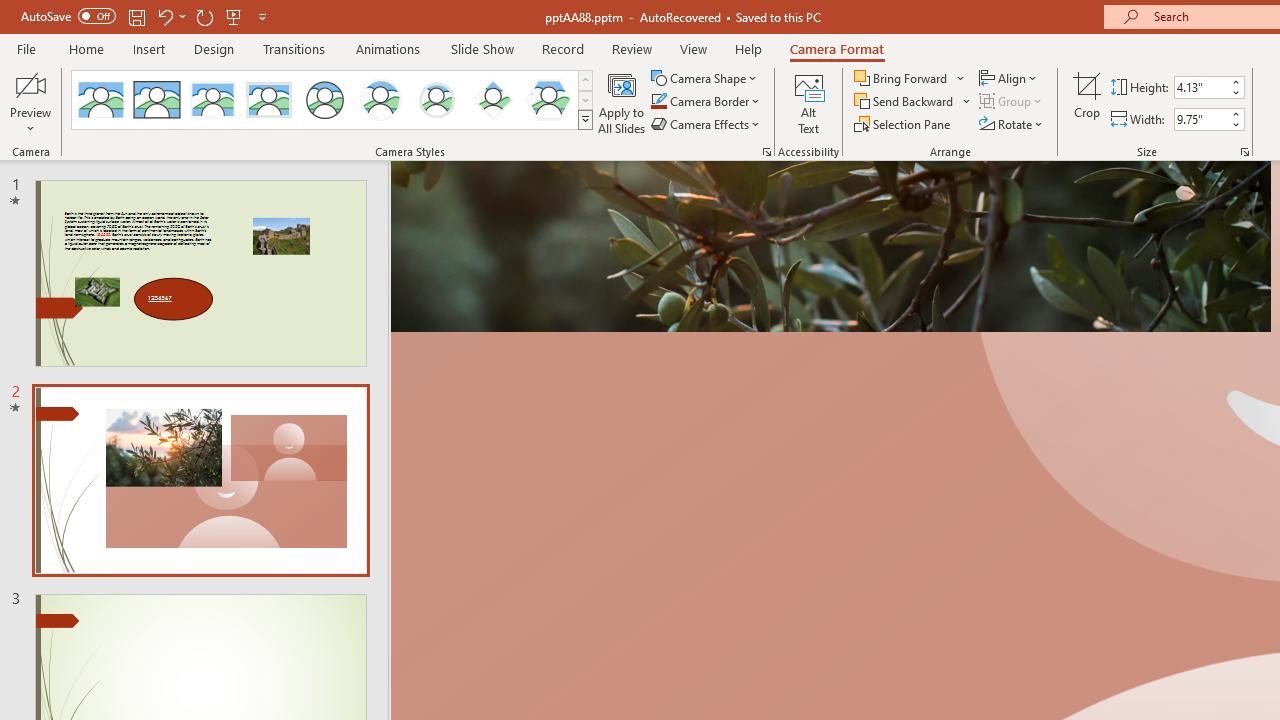 This screenshot has width=1280, height=720. Describe the element at coordinates (658, 101) in the screenshot. I see `'Camera Border Teal, Accent 1'` at that location.